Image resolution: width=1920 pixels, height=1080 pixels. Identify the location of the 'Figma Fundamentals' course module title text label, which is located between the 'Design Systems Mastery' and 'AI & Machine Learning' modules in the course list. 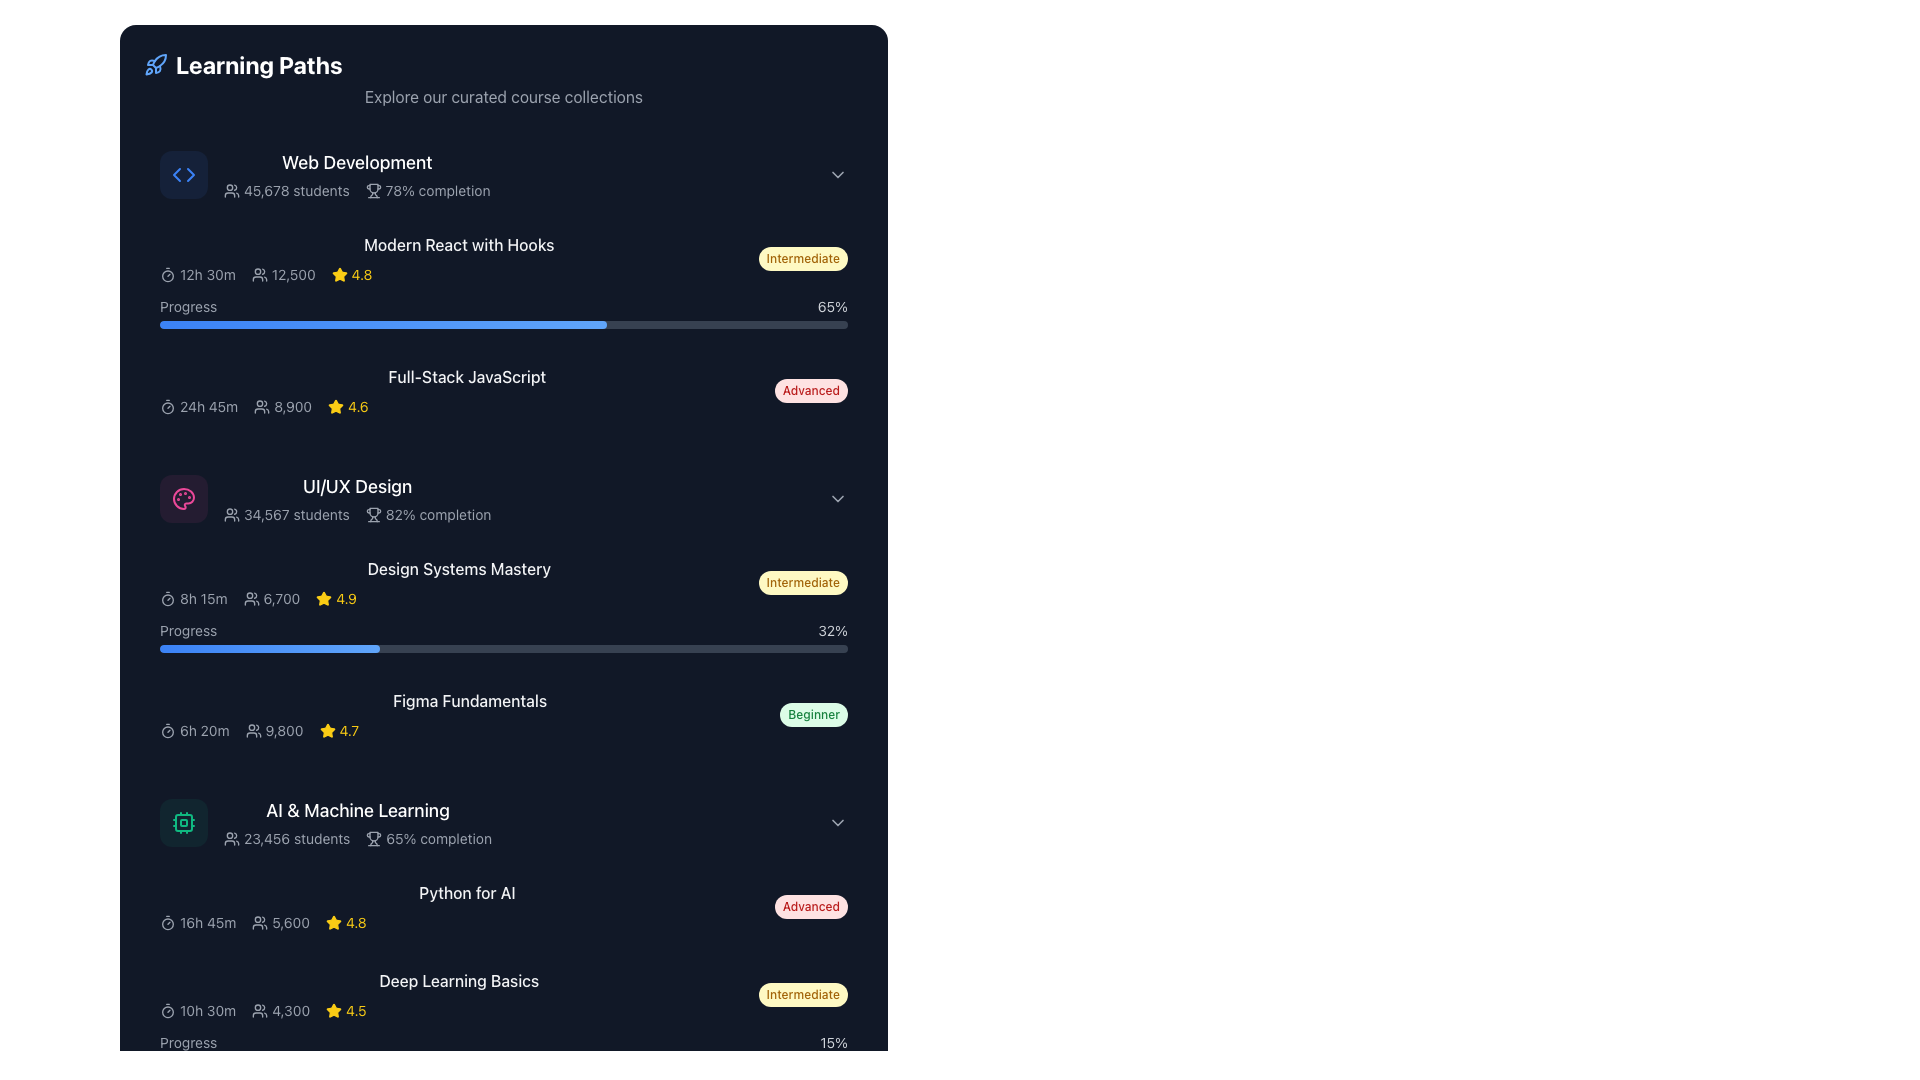
(469, 700).